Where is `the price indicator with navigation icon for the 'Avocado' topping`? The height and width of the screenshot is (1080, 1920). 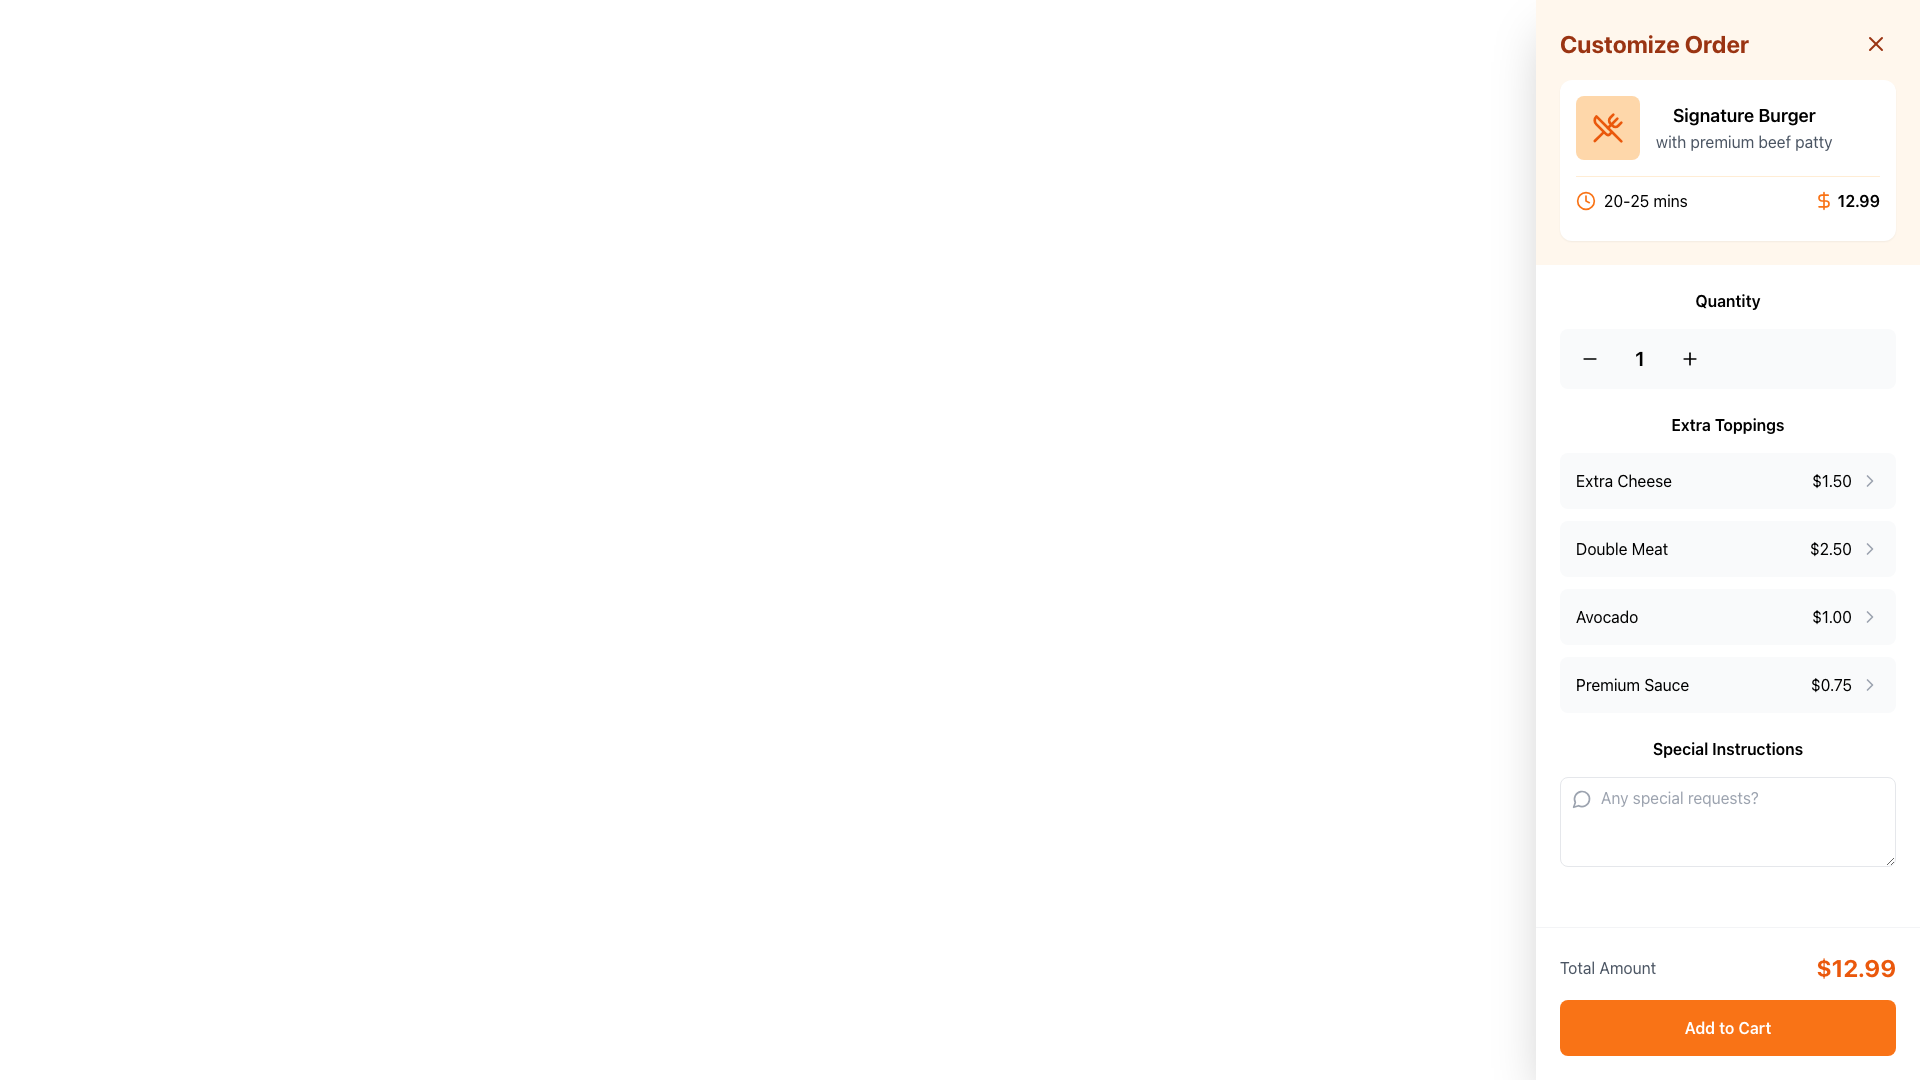
the price indicator with navigation icon for the 'Avocado' topping is located at coordinates (1845, 616).